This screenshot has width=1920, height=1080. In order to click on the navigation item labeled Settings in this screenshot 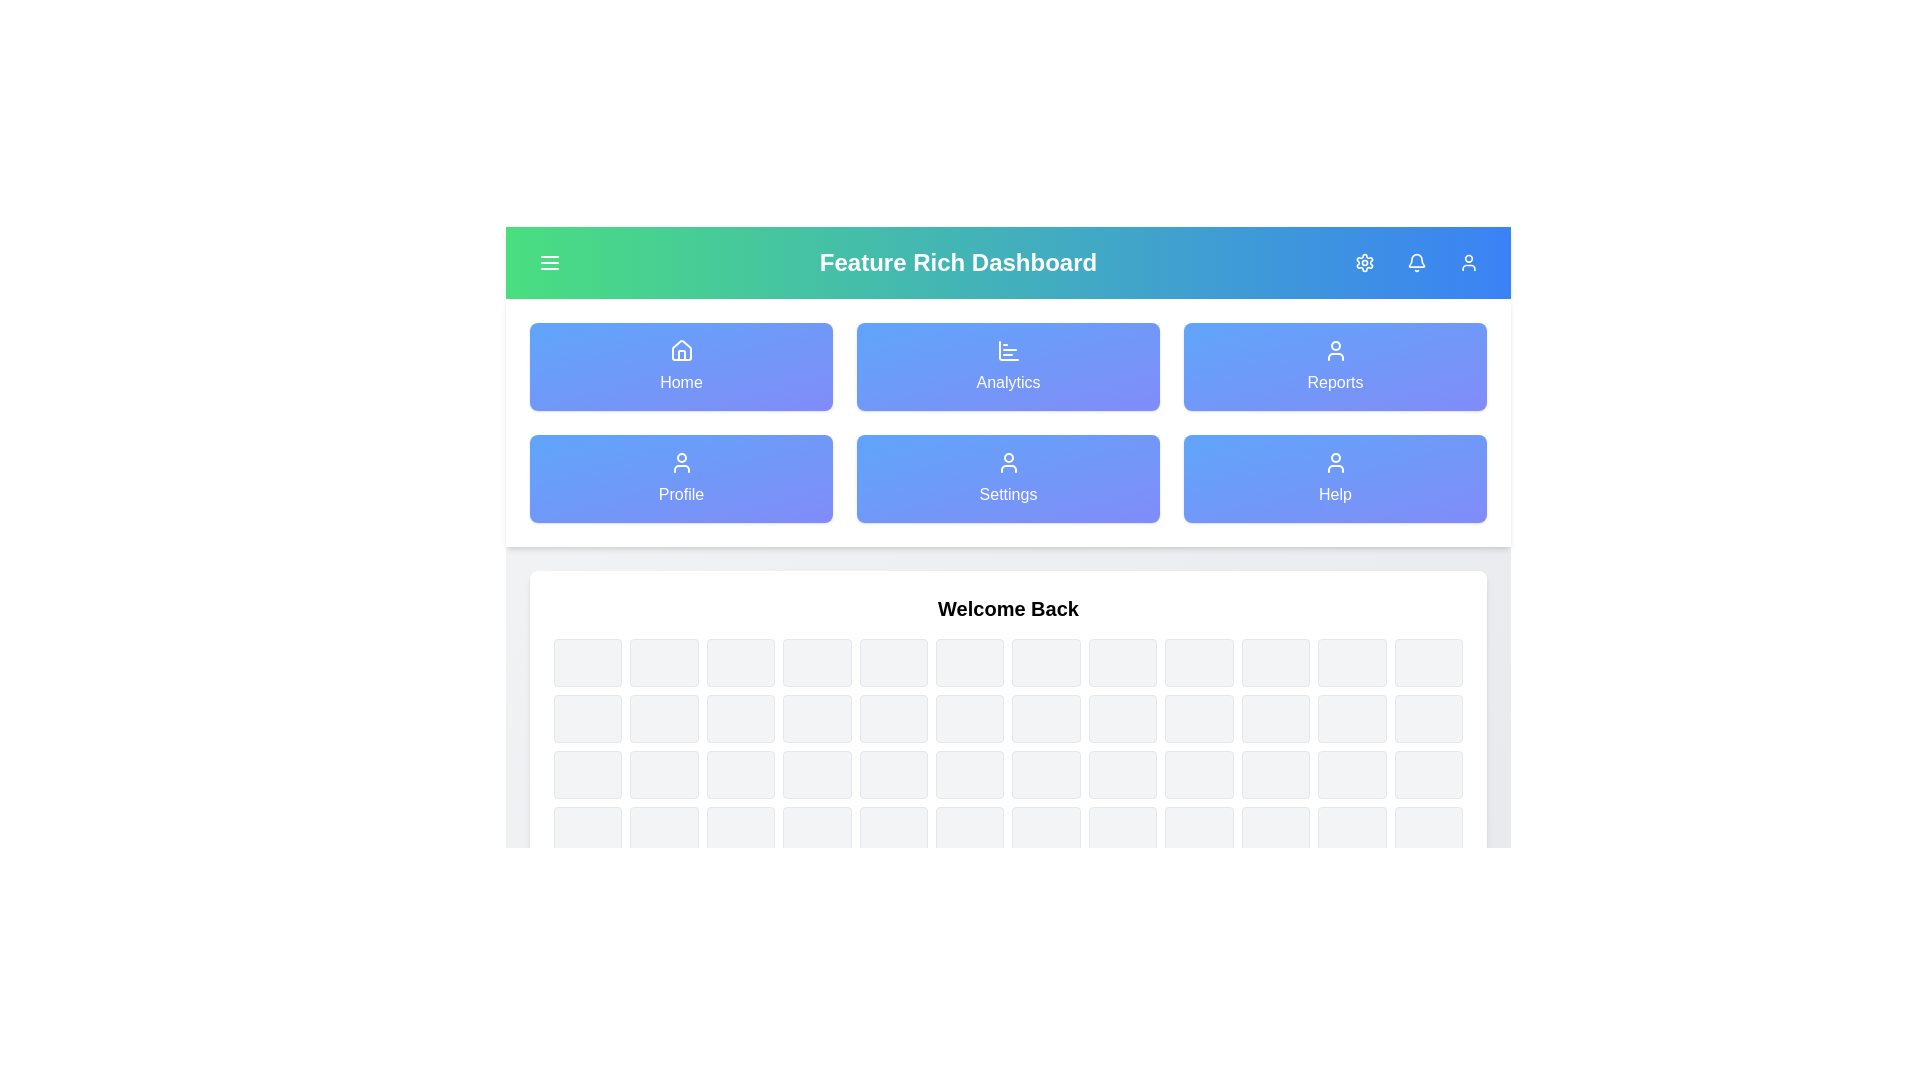, I will do `click(1008, 478)`.